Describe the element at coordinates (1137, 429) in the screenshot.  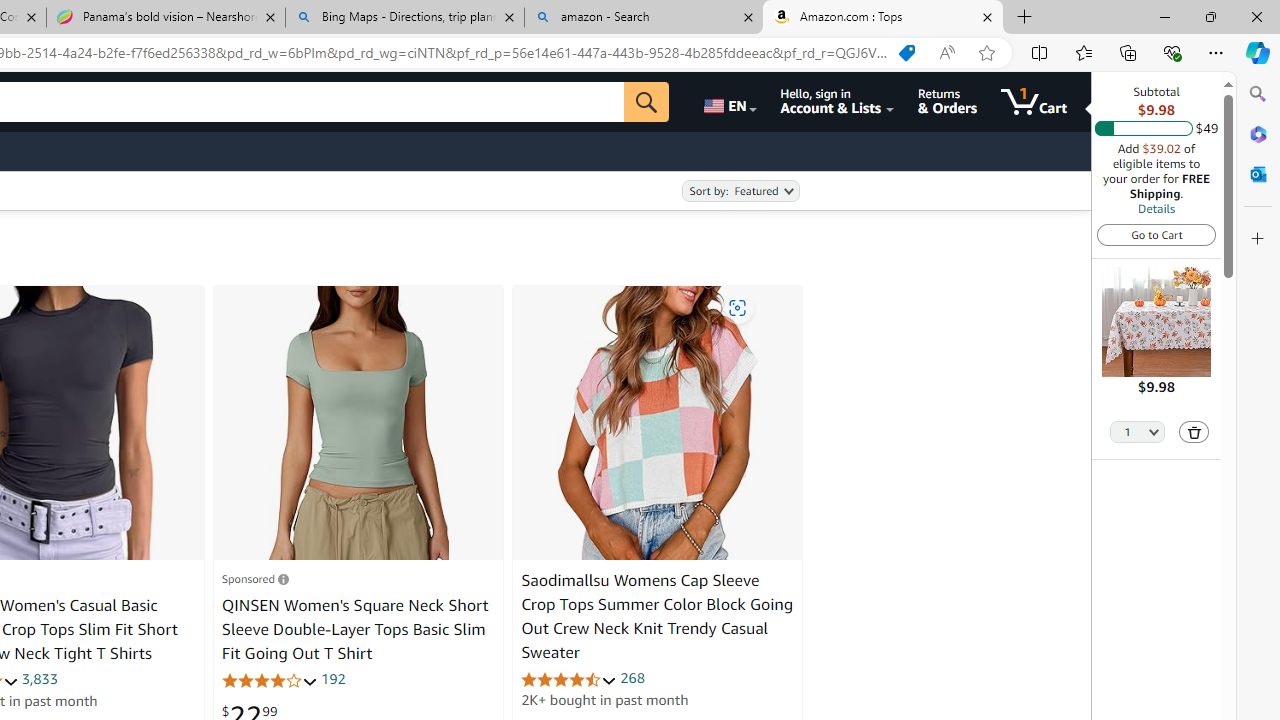
I see `'Quantity Selector'` at that location.